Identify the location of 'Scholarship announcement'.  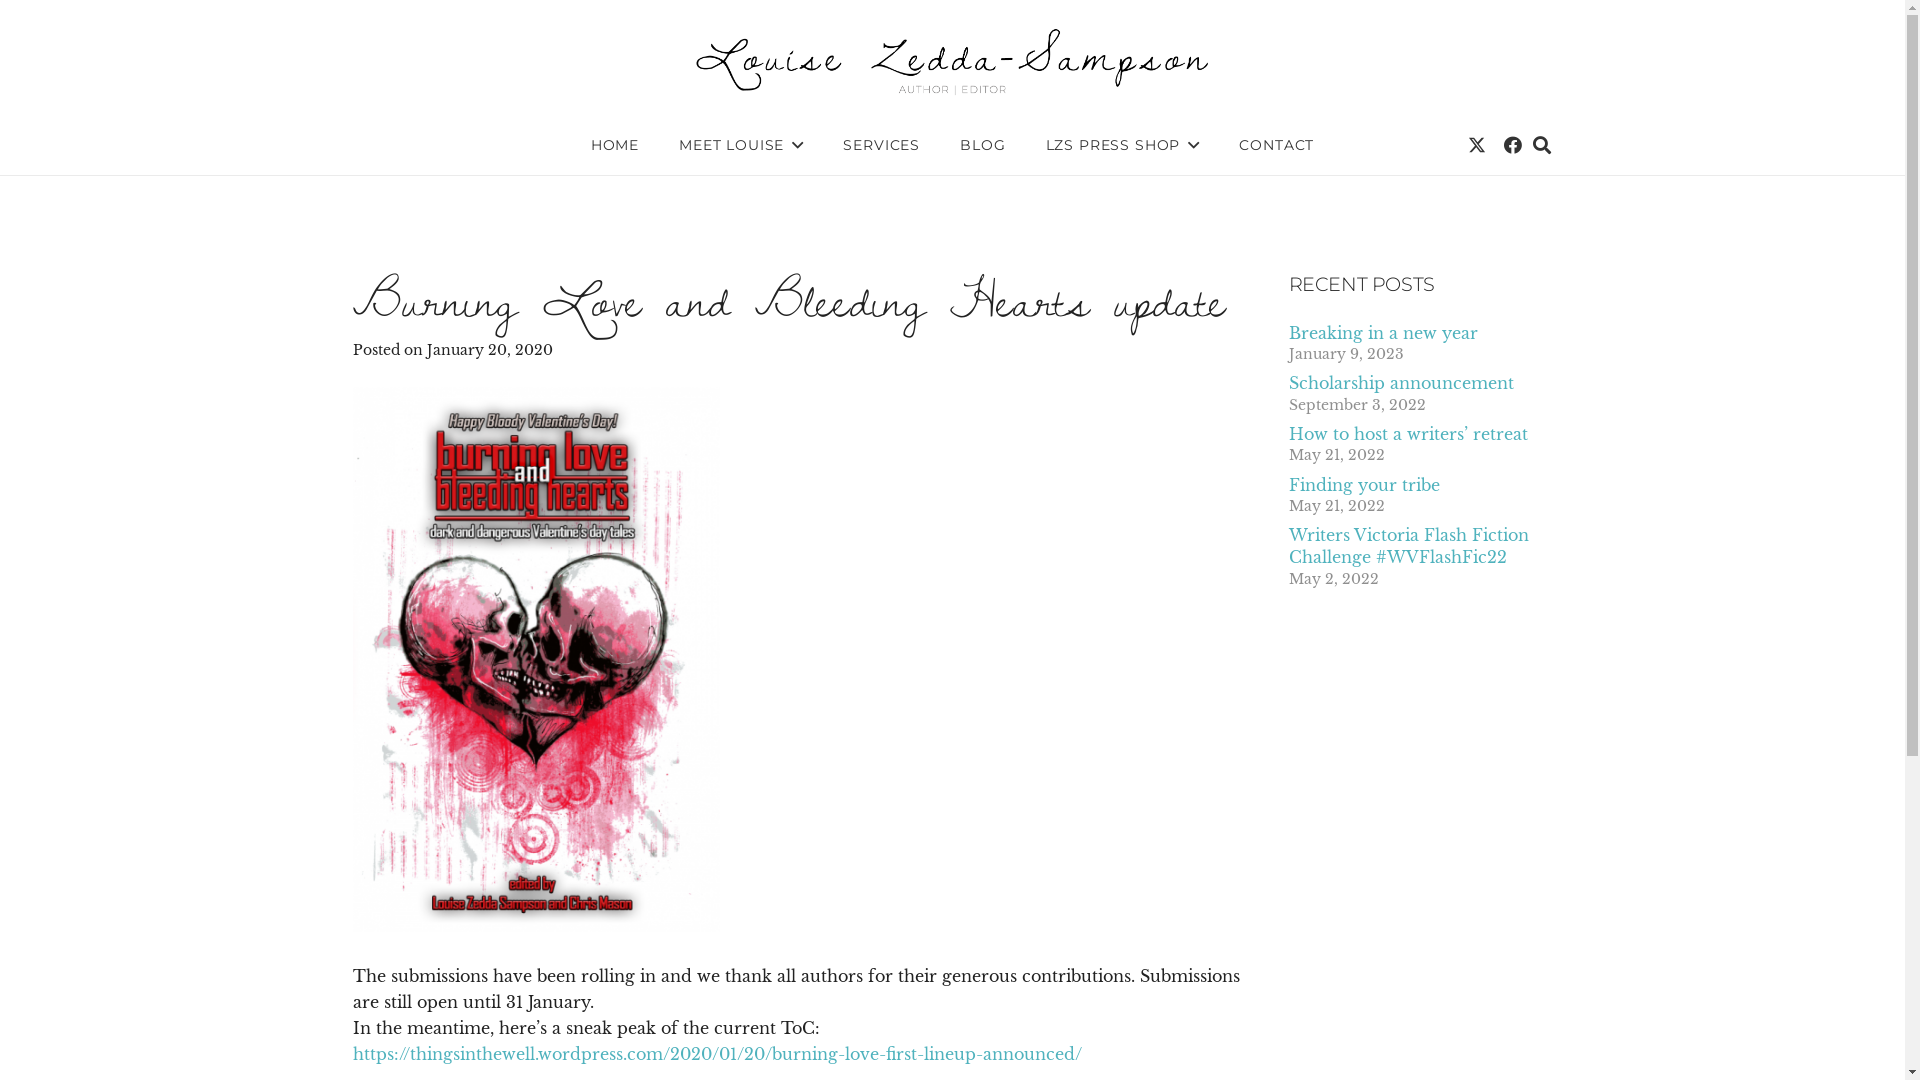
(1287, 382).